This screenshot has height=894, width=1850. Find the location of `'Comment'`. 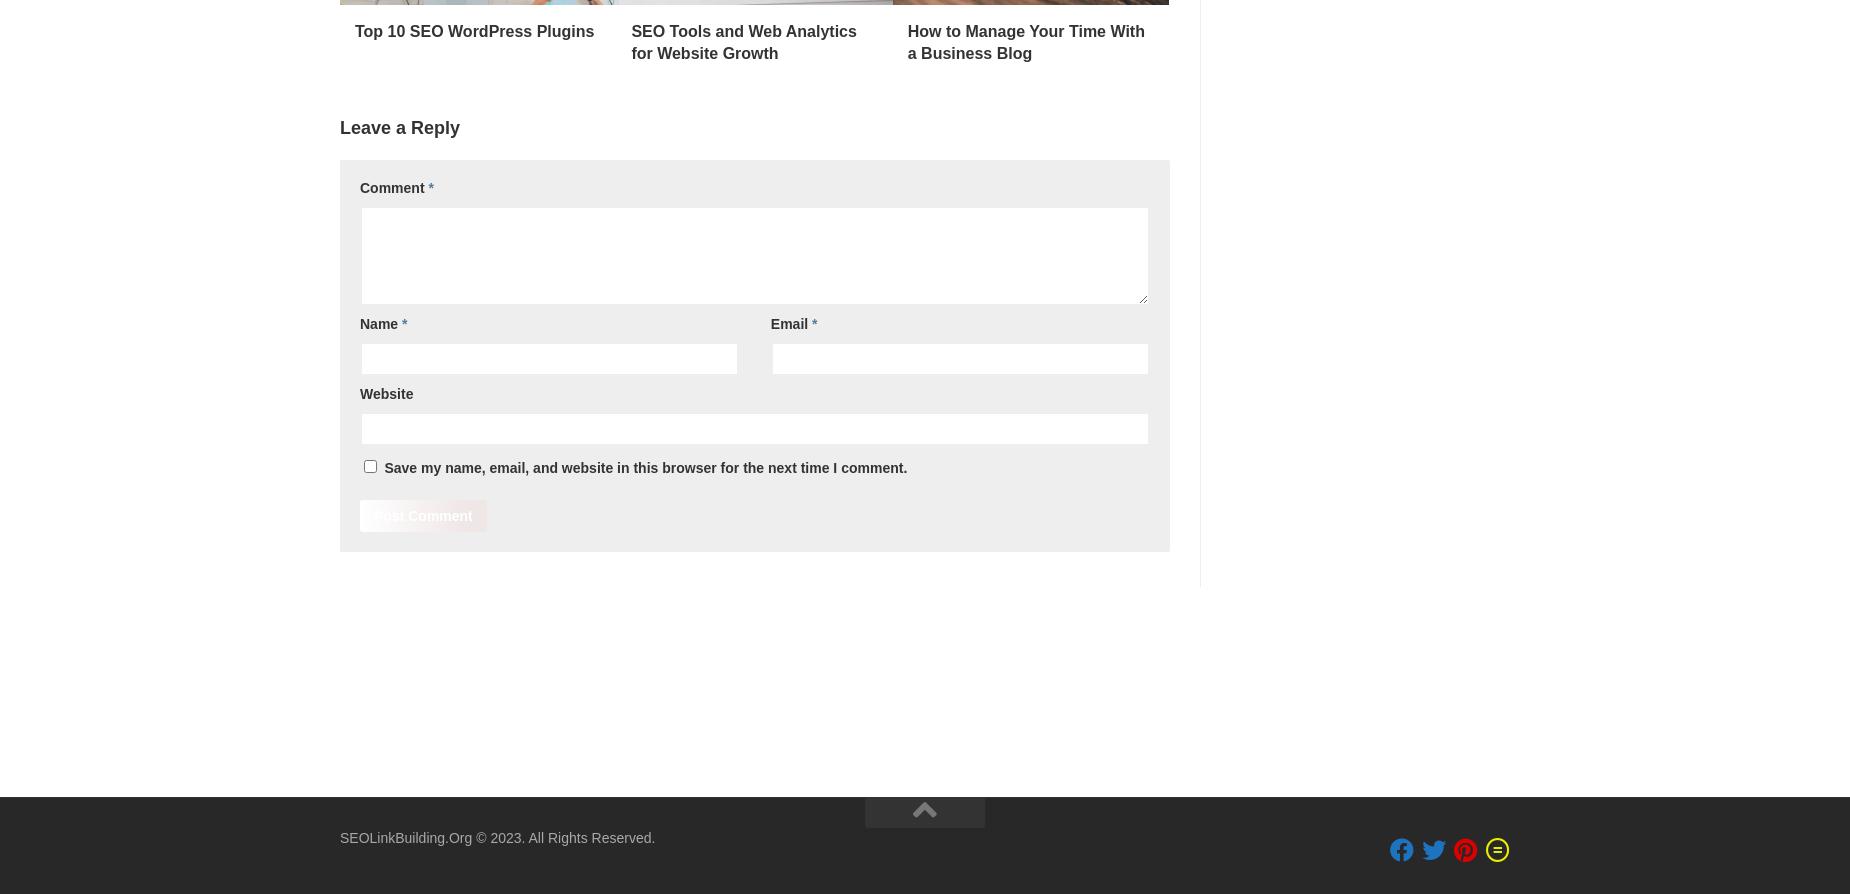

'Comment' is located at coordinates (359, 187).